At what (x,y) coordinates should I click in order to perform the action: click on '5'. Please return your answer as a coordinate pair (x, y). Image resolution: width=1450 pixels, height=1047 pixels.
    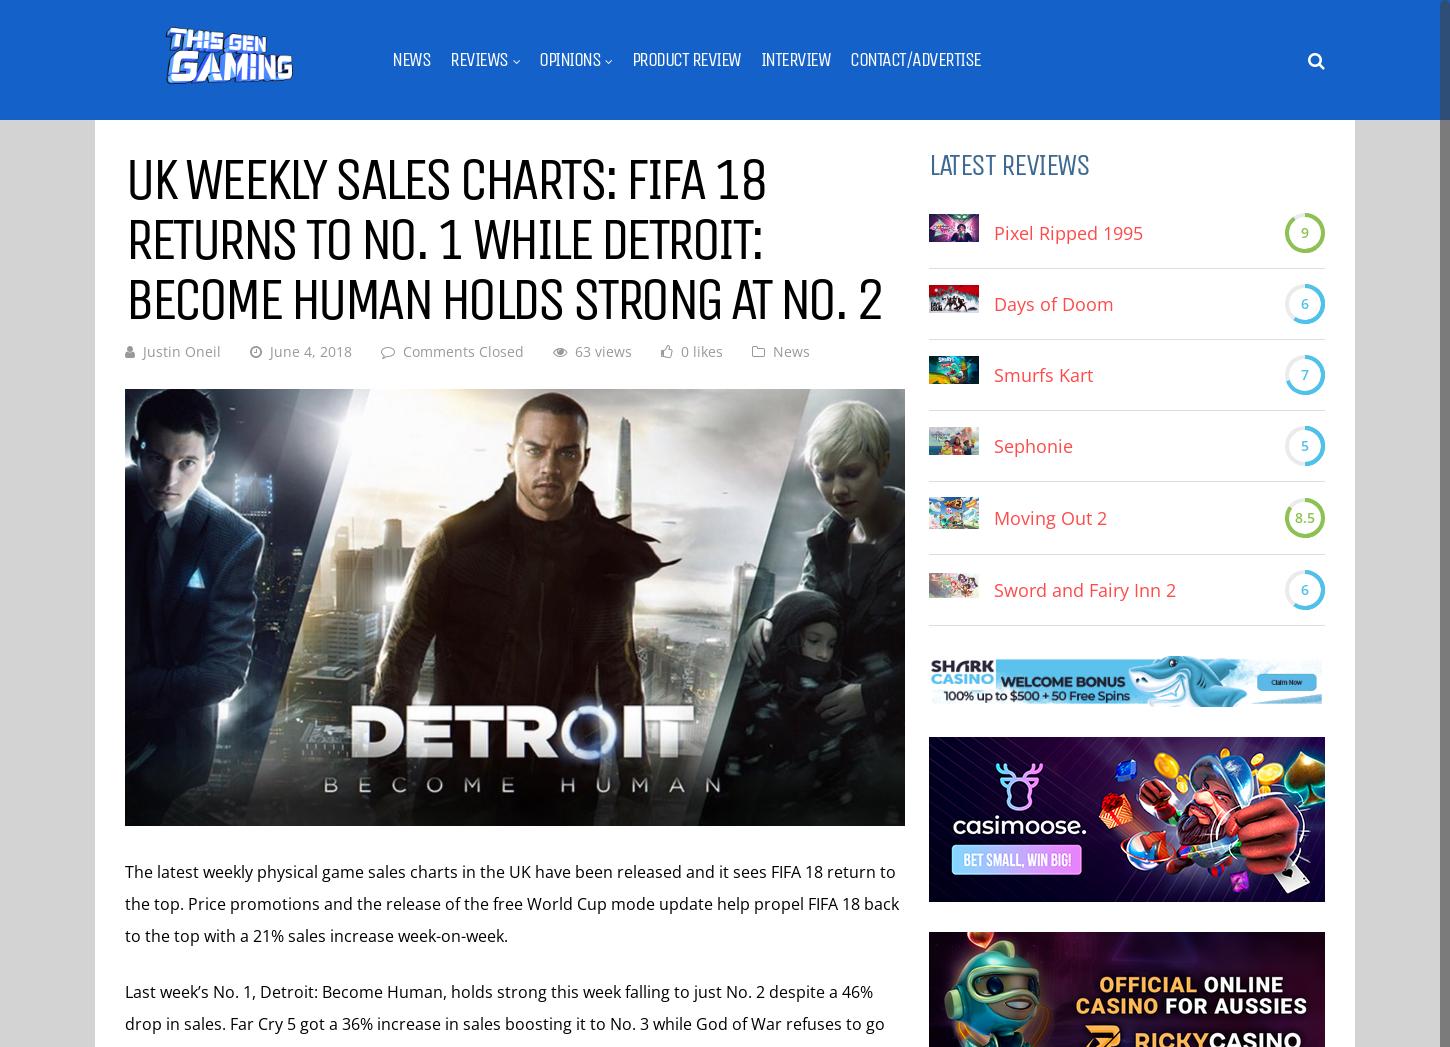
    Looking at the image, I should click on (1305, 445).